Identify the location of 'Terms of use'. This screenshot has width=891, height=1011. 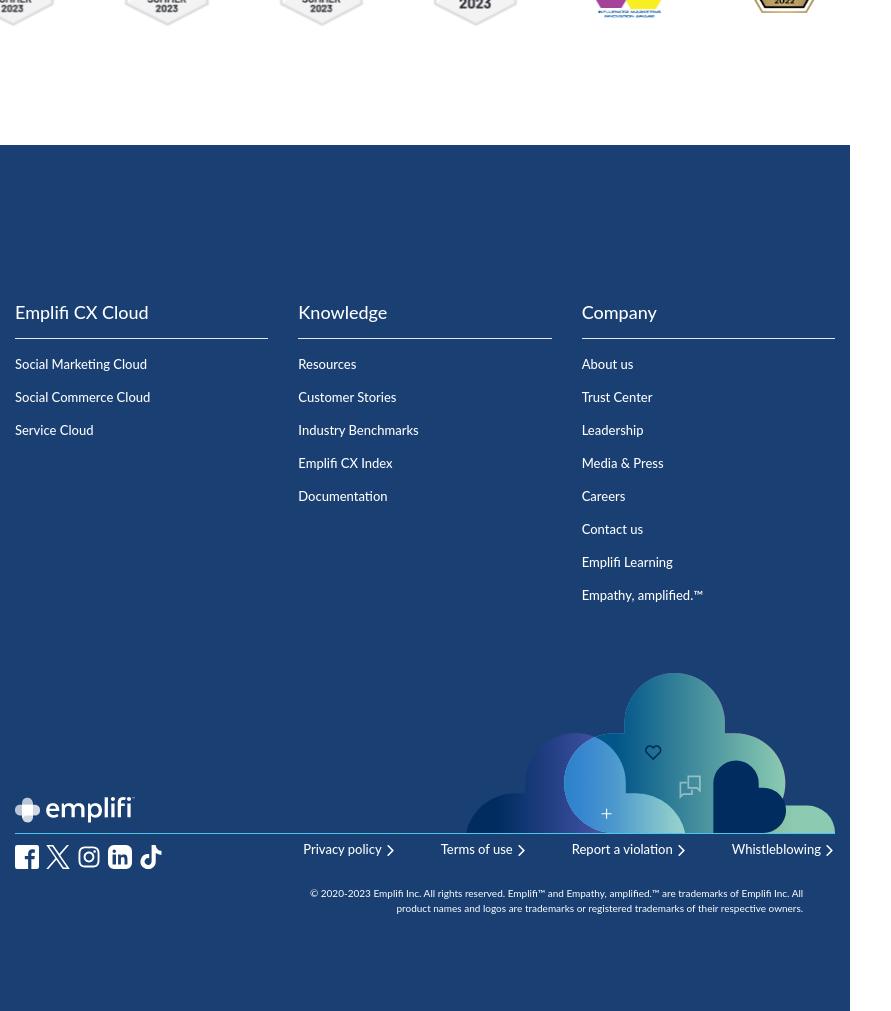
(439, 850).